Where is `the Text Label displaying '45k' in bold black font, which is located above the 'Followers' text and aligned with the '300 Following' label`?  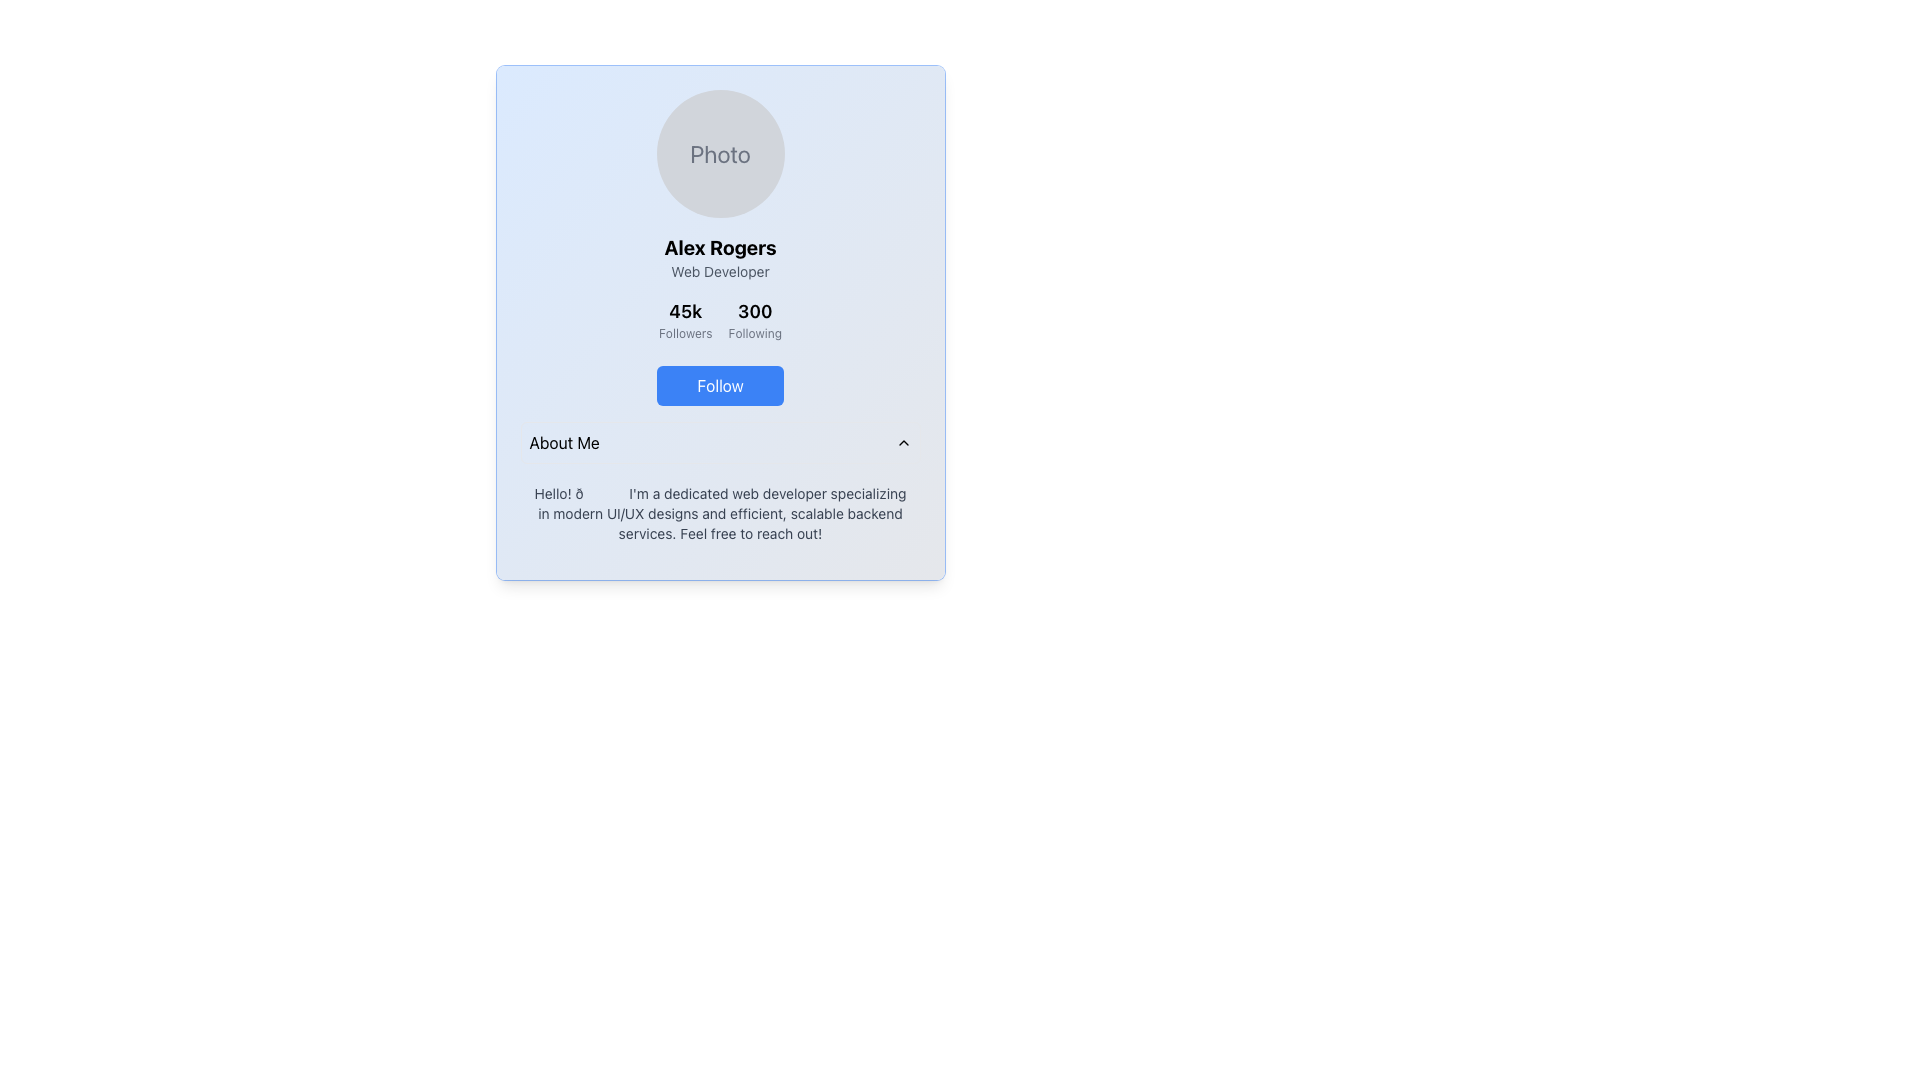 the Text Label displaying '45k' in bold black font, which is located above the 'Followers' text and aligned with the '300 Following' label is located at coordinates (685, 312).